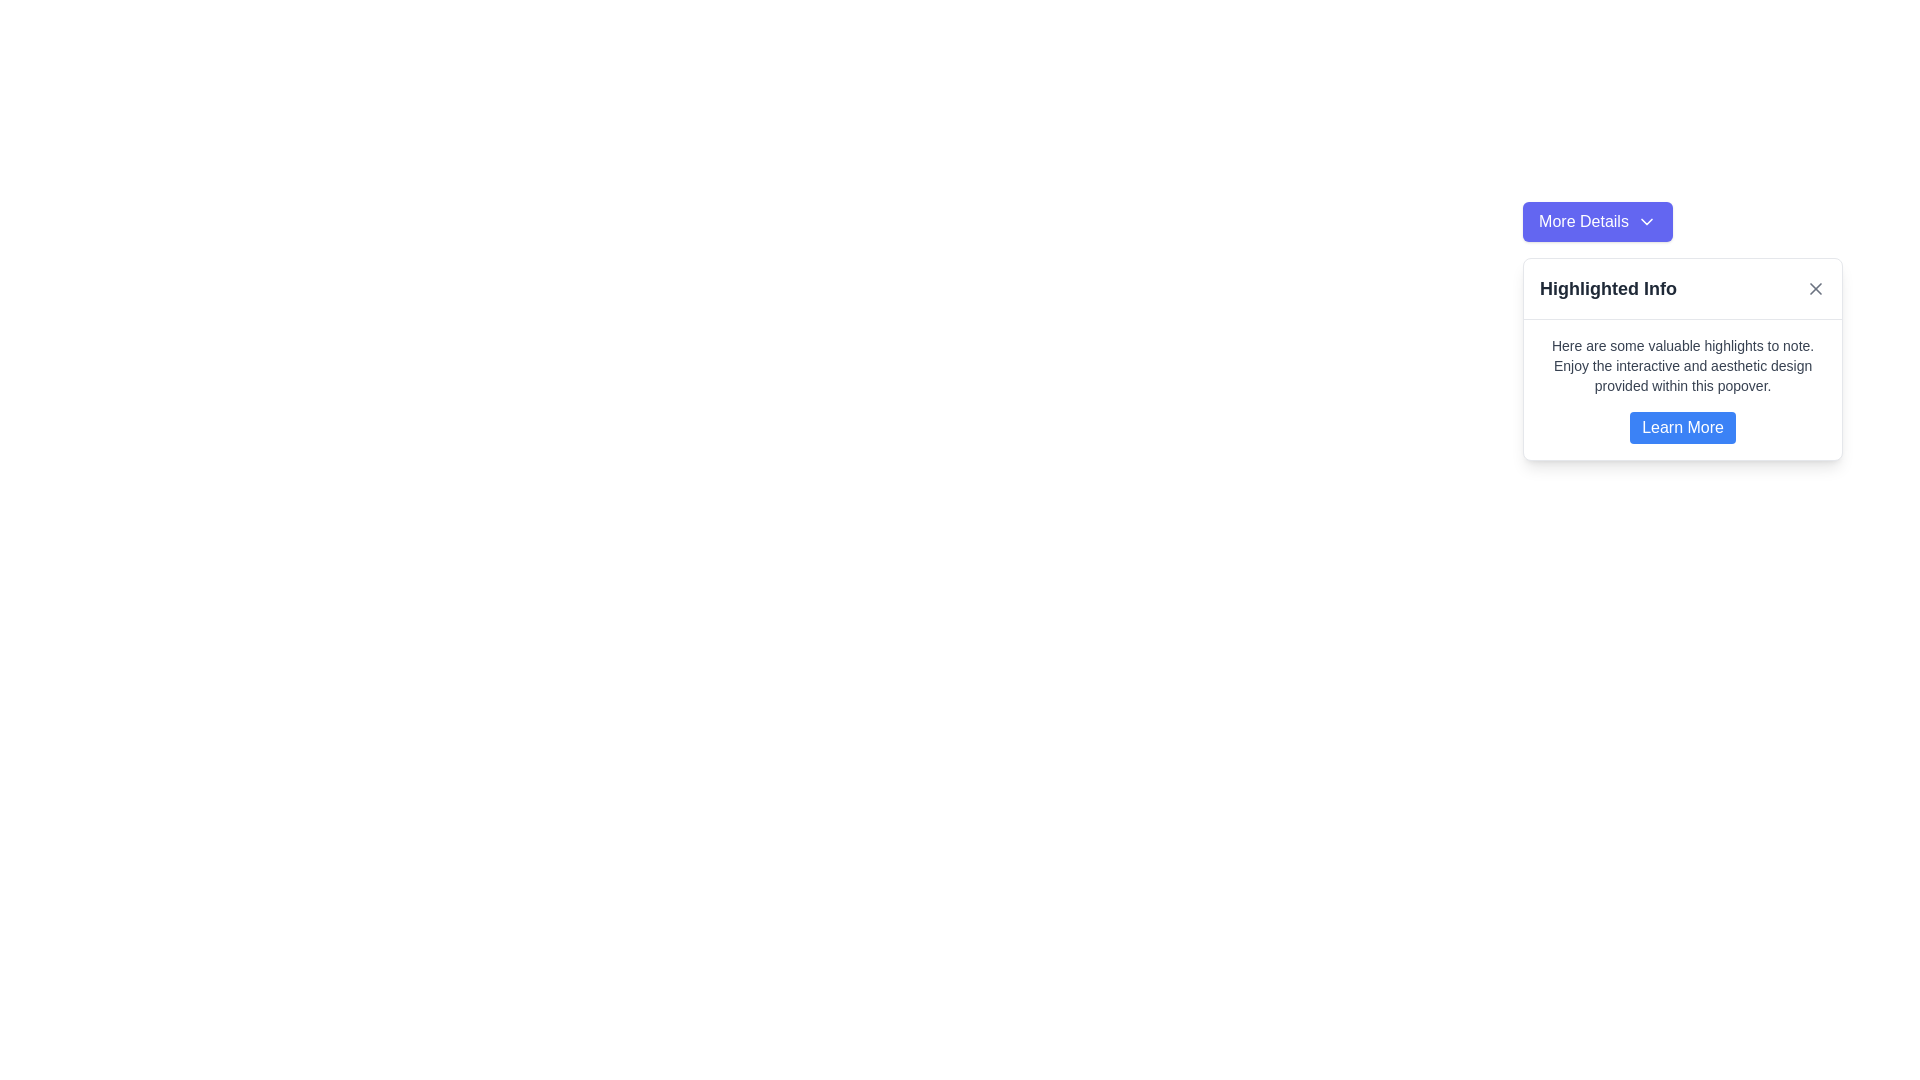 The width and height of the screenshot is (1920, 1080). Describe the element at coordinates (1608, 289) in the screenshot. I see `the bold, large-sized text label that reads 'Highlighted Info', which is prominently styled and located at the top portion of a popover component, to the right of the 'More Details' button` at that location.